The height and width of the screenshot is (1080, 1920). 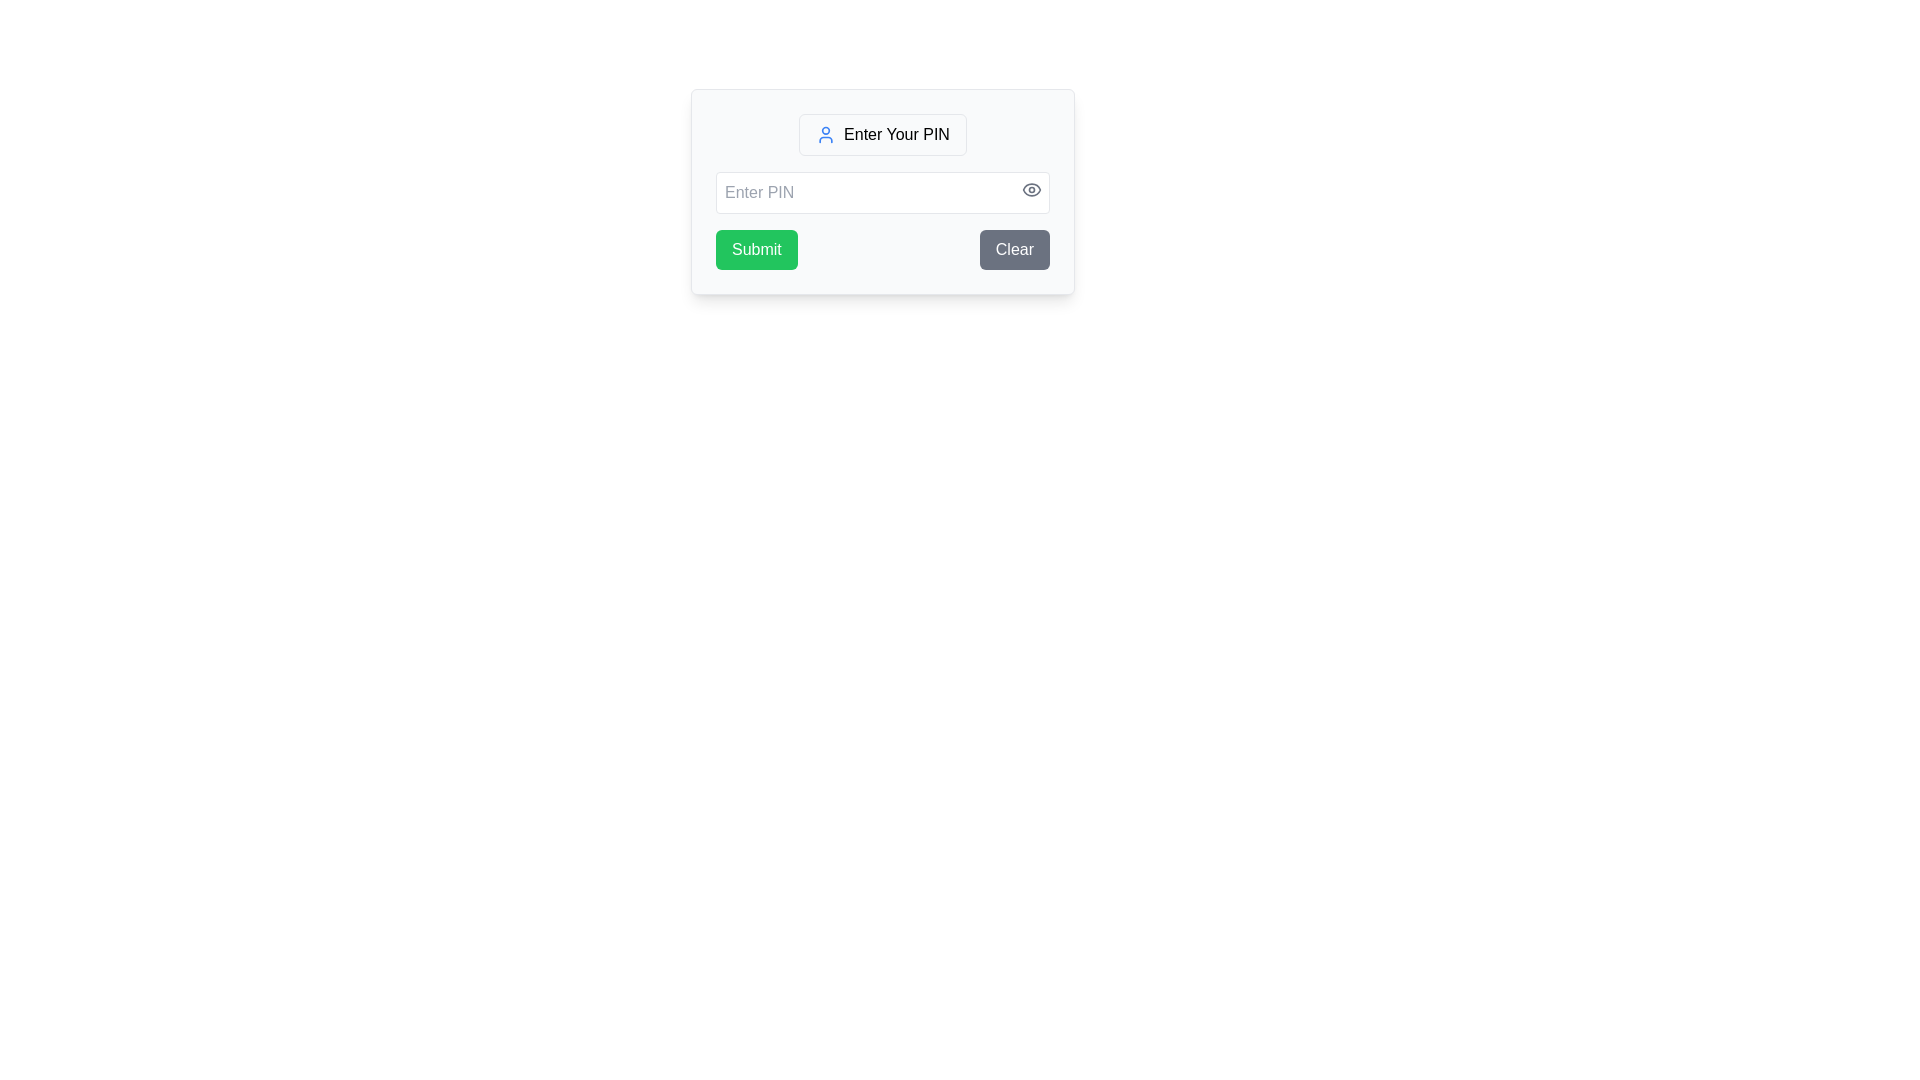 What do you see at coordinates (896, 135) in the screenshot?
I see `the text label displaying 'Enter Your PIN', which is located to the right of a user icon in the top-center of the interface` at bounding box center [896, 135].